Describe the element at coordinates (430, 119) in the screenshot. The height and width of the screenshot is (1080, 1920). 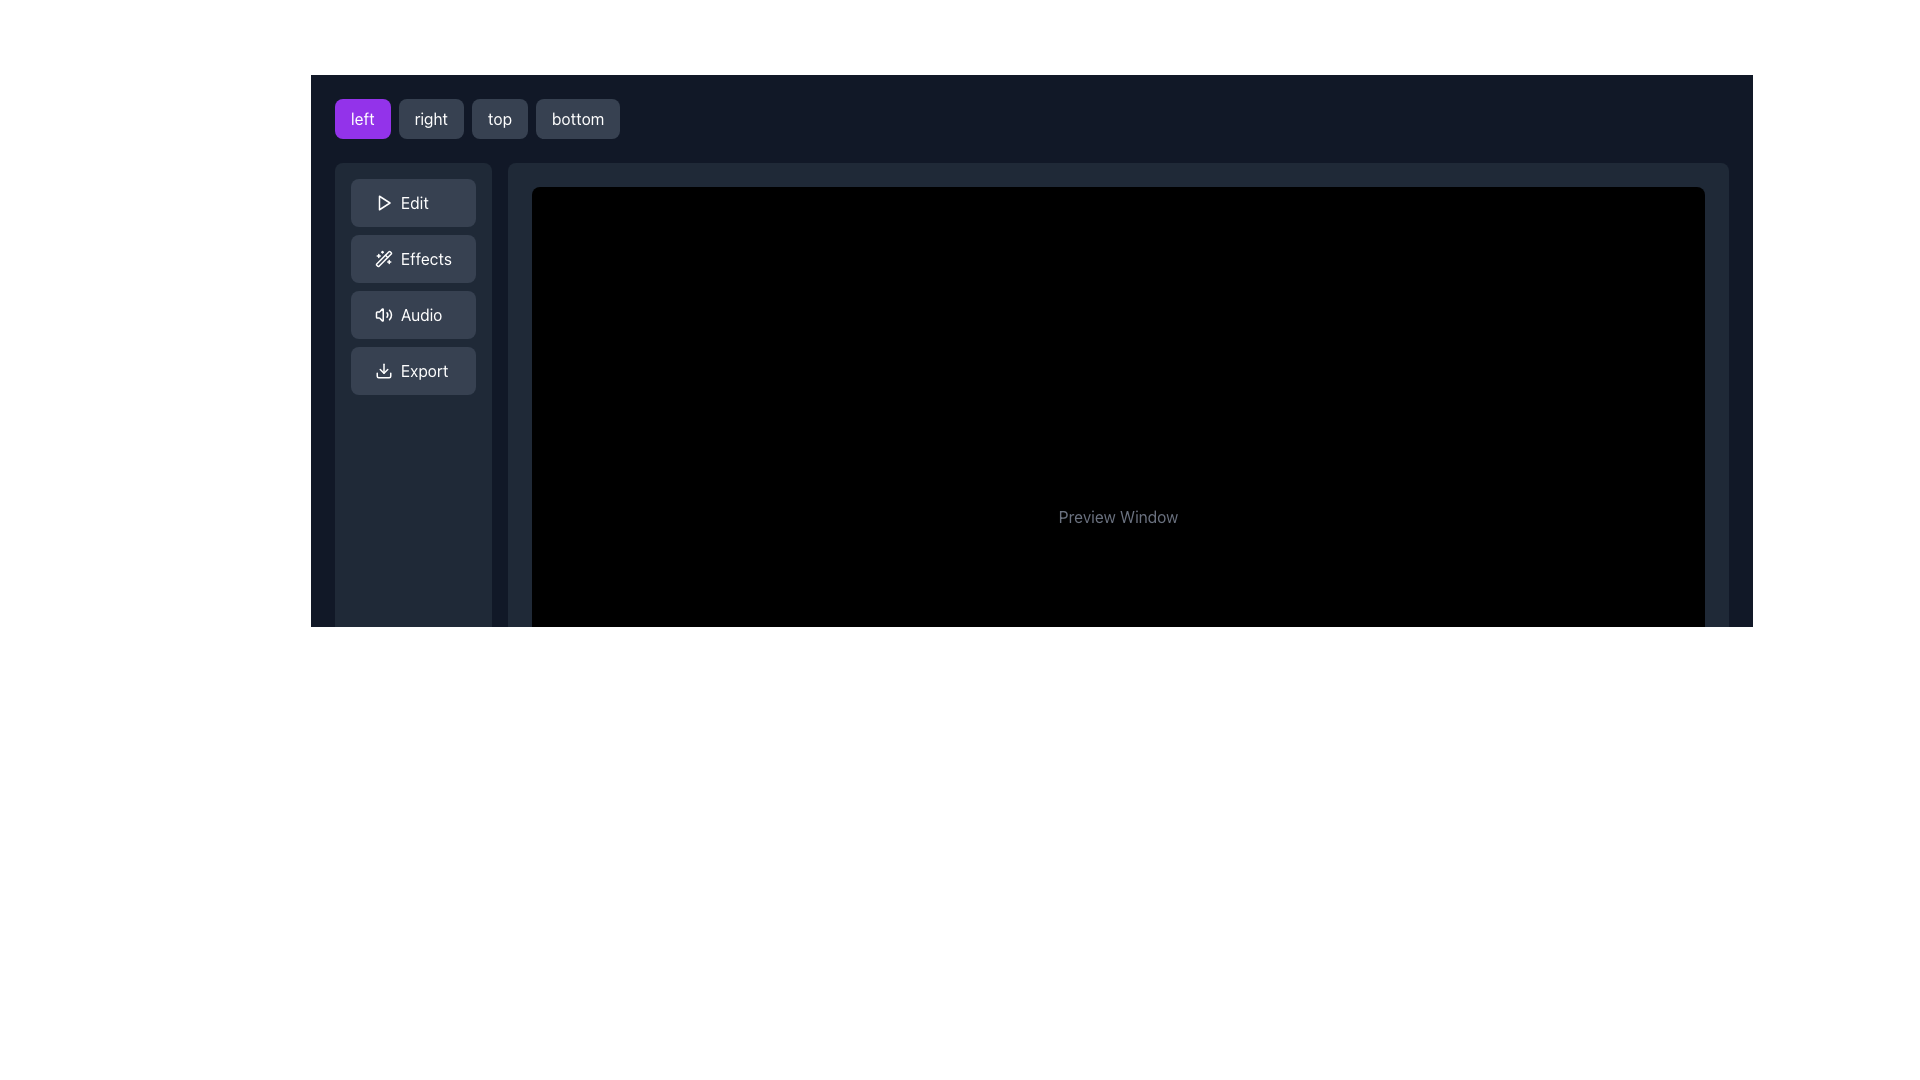
I see `the button labeled 'right'` at that location.